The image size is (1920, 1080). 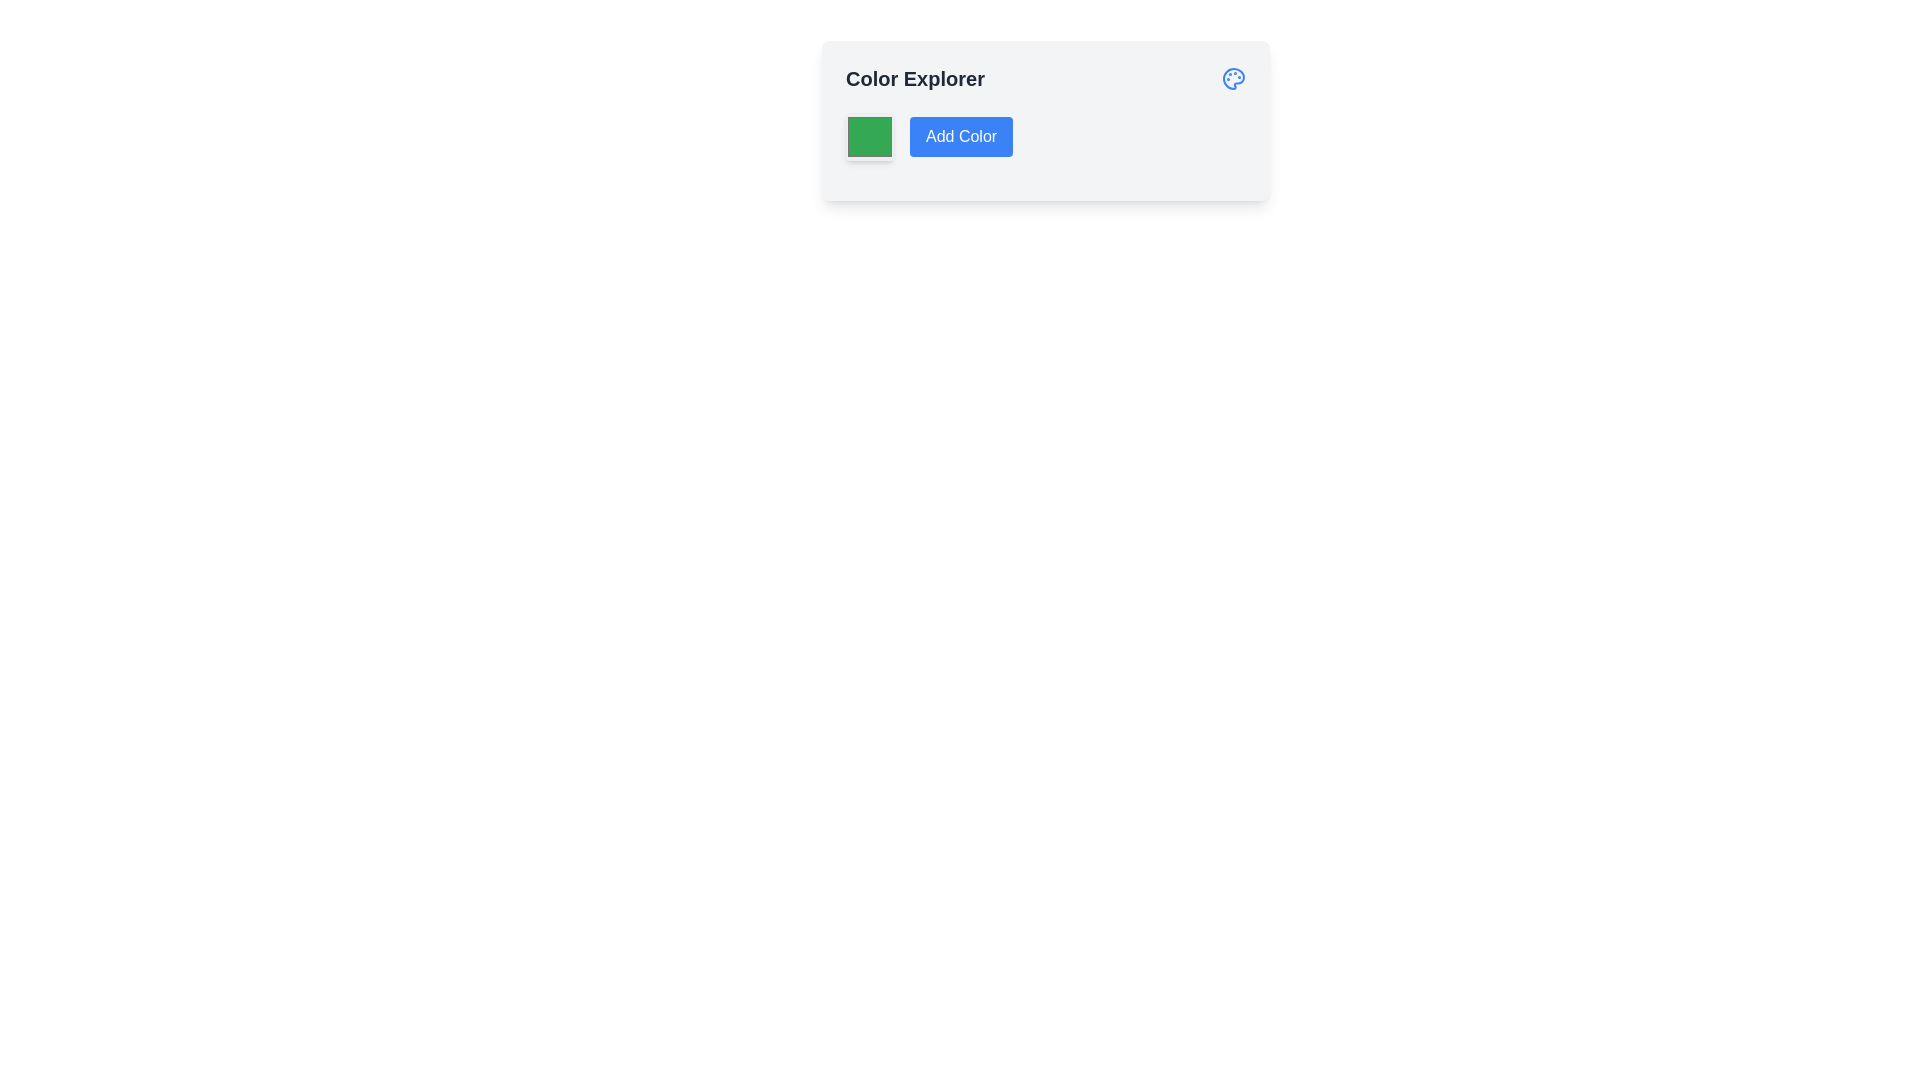 What do you see at coordinates (914, 77) in the screenshot?
I see `the 'Color Explorer' text label, which is a bold, large font heading styled in dark gray, serving as the title of the section` at bounding box center [914, 77].